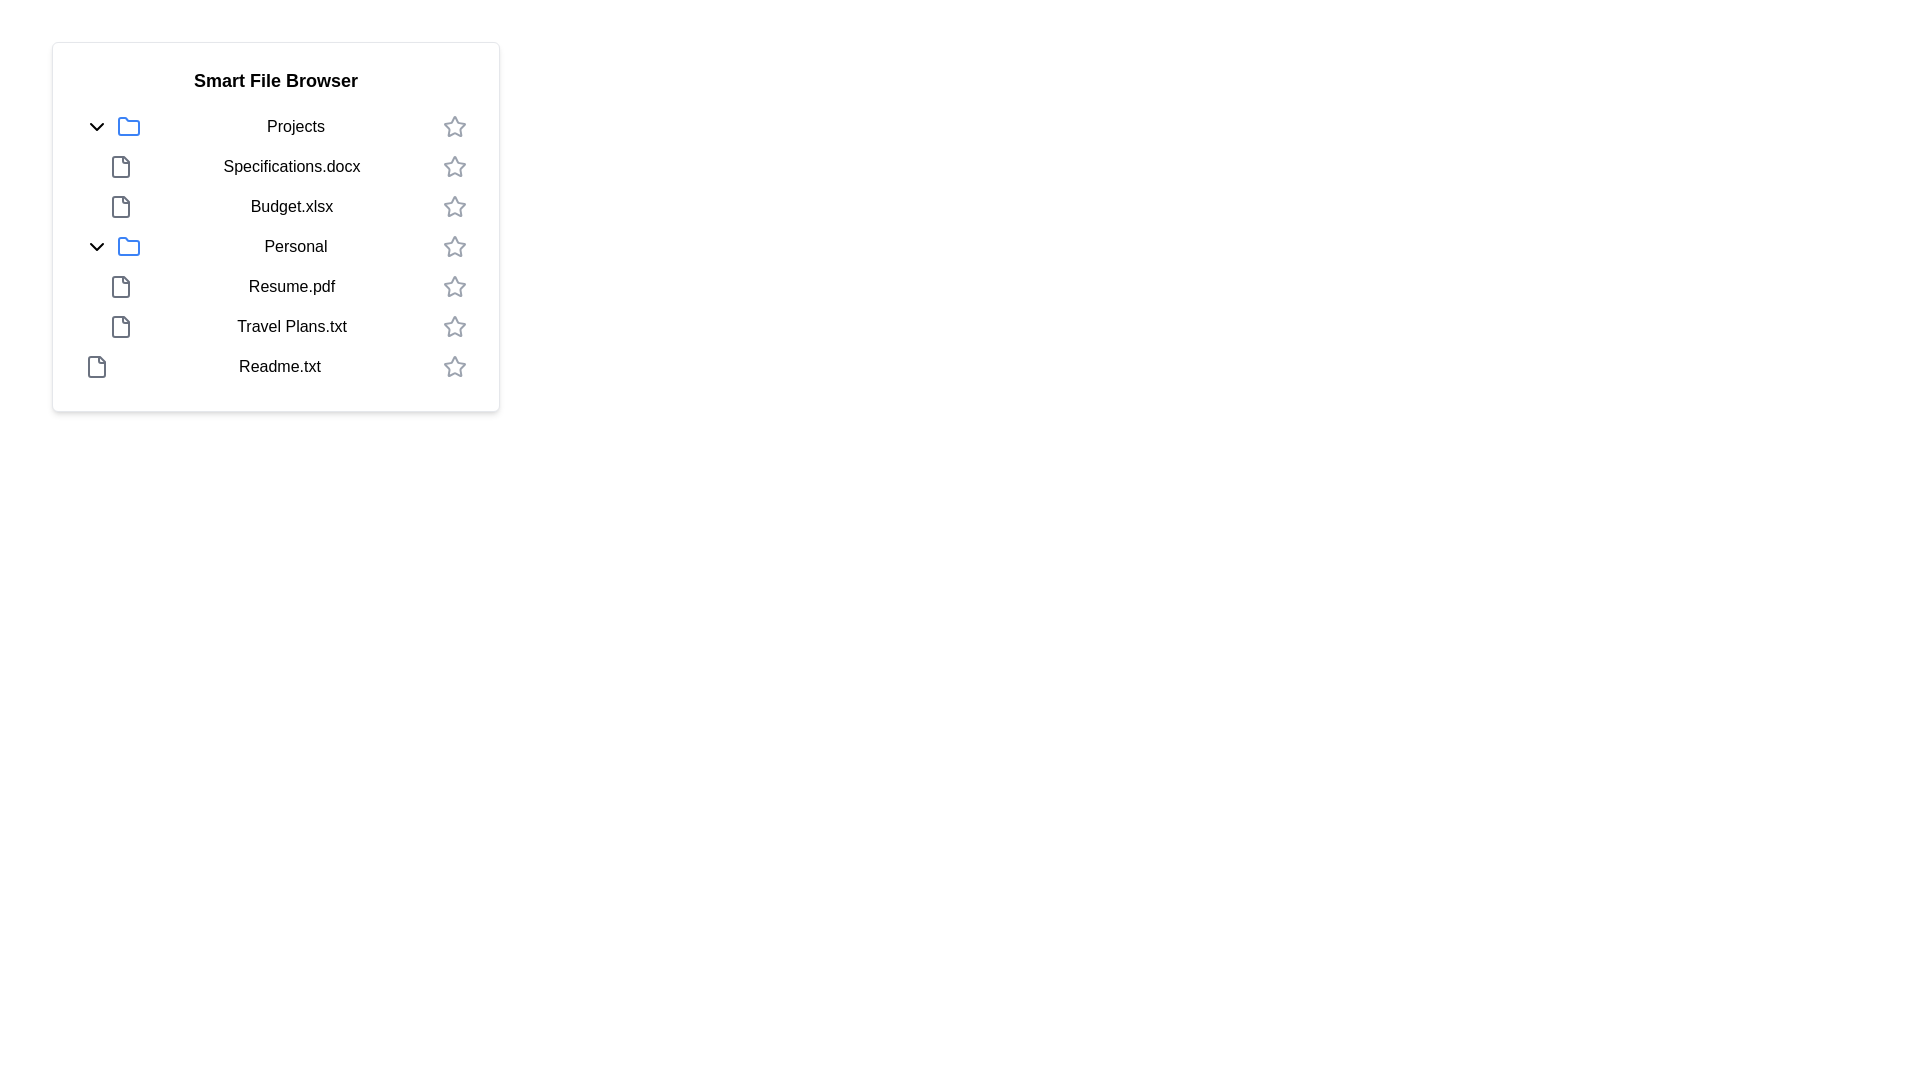 This screenshot has width=1920, height=1080. Describe the element at coordinates (295, 127) in the screenshot. I see `the 'Projects' text label in the file browser` at that location.